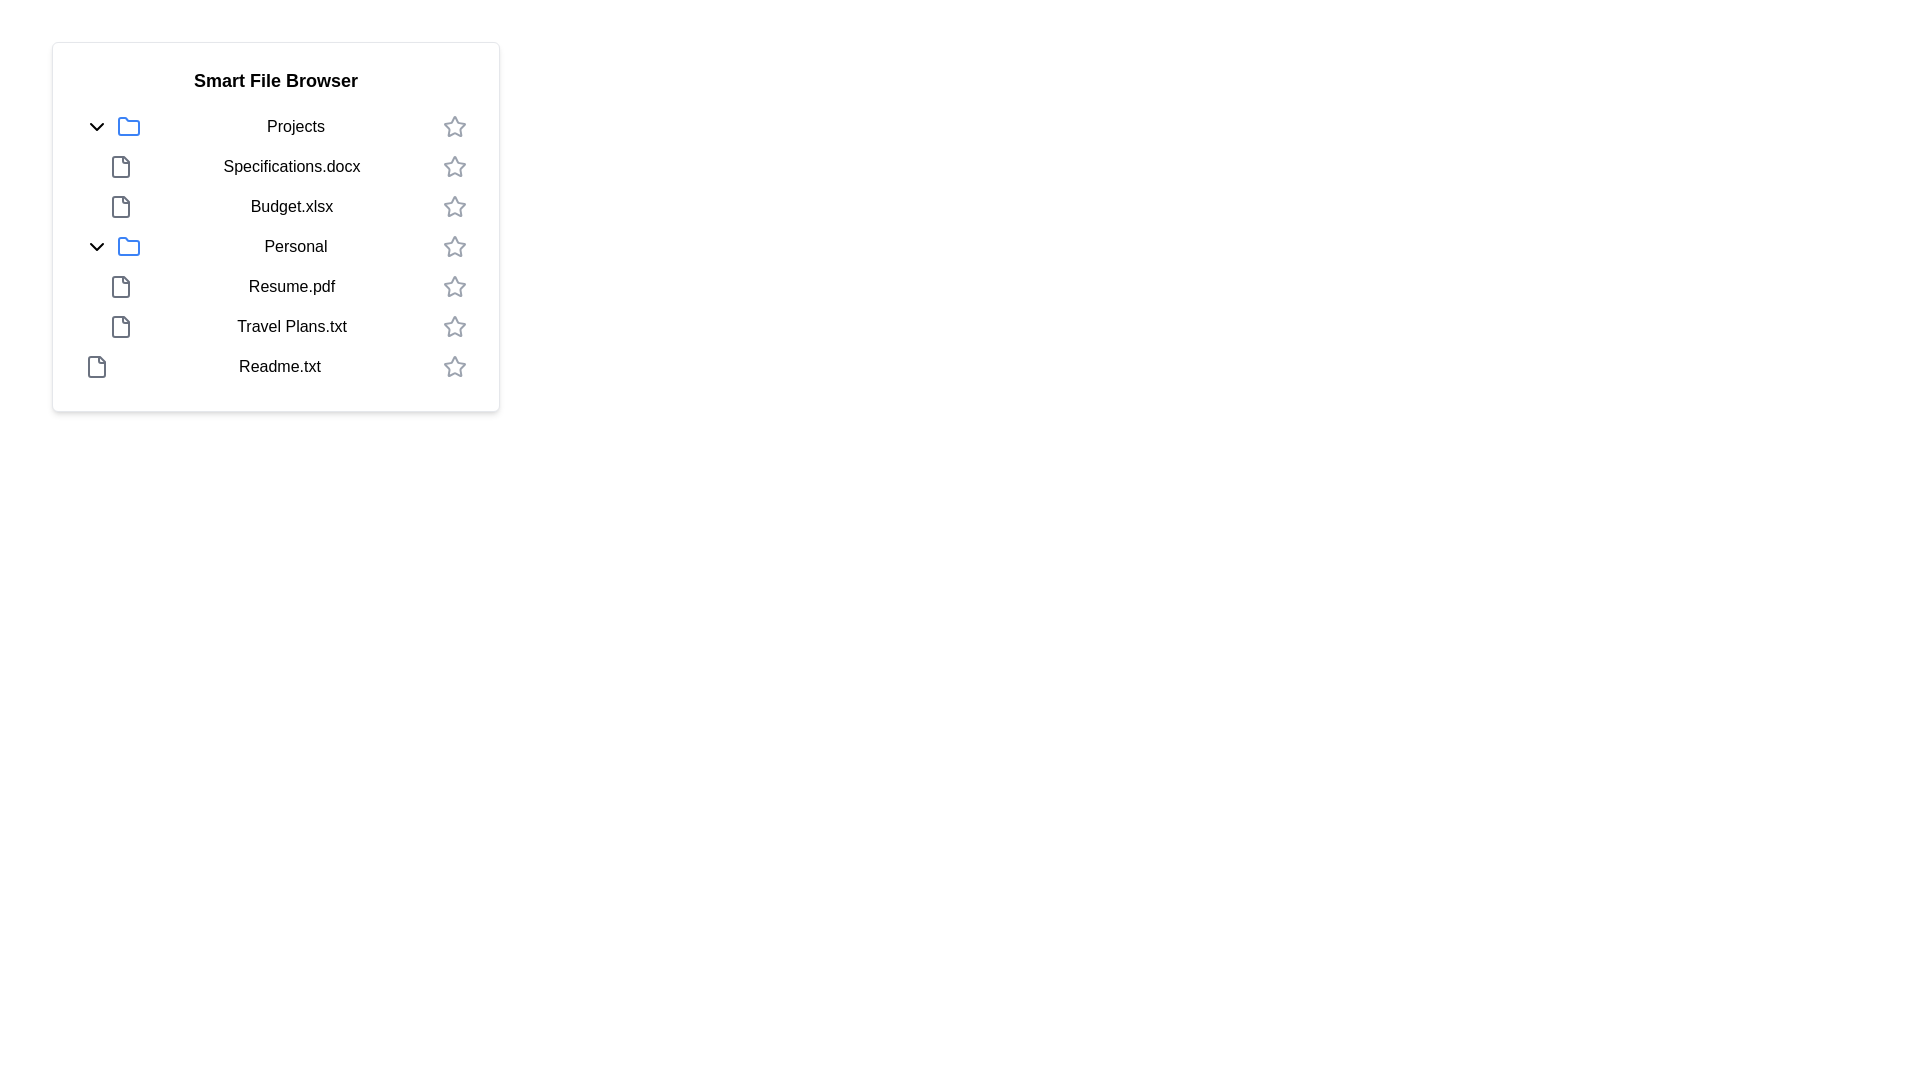 This screenshot has width=1920, height=1080. Describe the element at coordinates (295, 127) in the screenshot. I see `the 'Projects' text label in the file browser` at that location.